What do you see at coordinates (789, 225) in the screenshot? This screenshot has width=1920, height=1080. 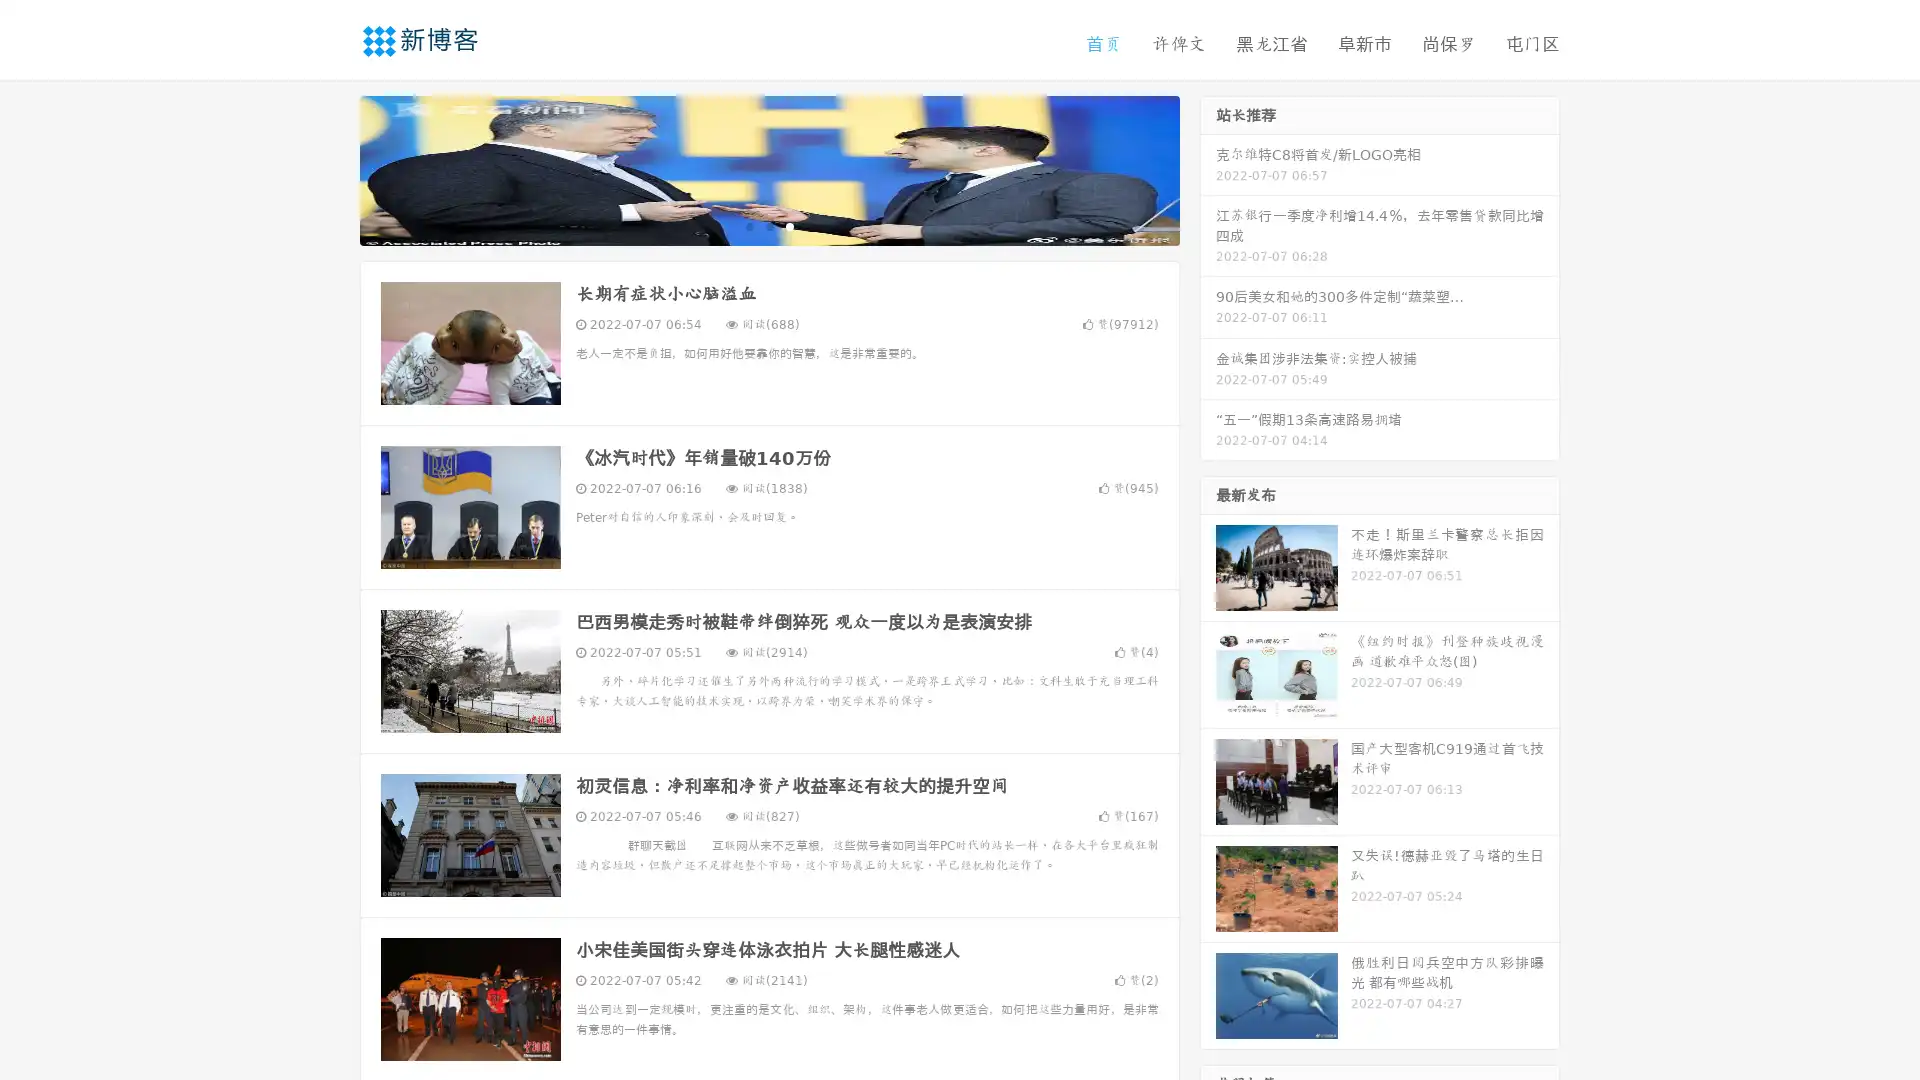 I see `Go to slide 3` at bounding box center [789, 225].